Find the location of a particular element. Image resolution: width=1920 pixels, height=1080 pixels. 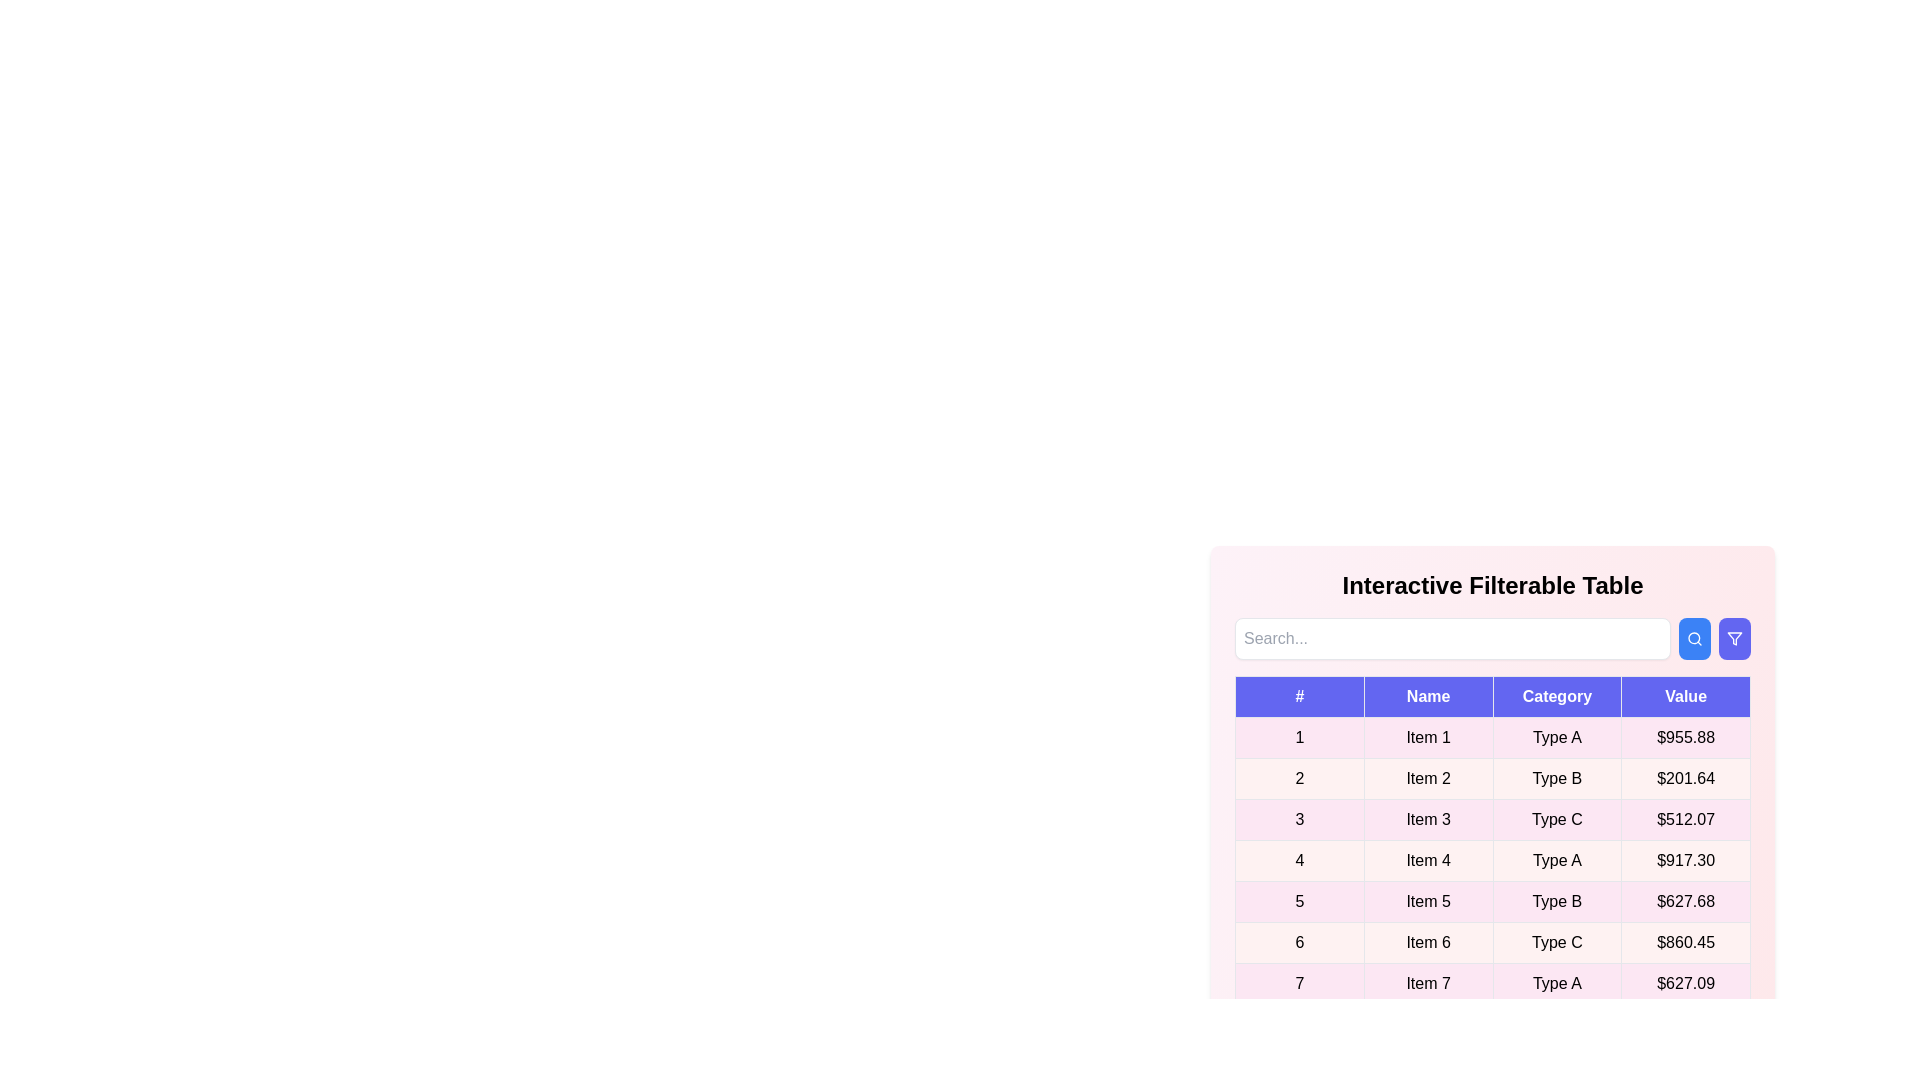

the header of the column to sort it by Value is located at coordinates (1684, 696).